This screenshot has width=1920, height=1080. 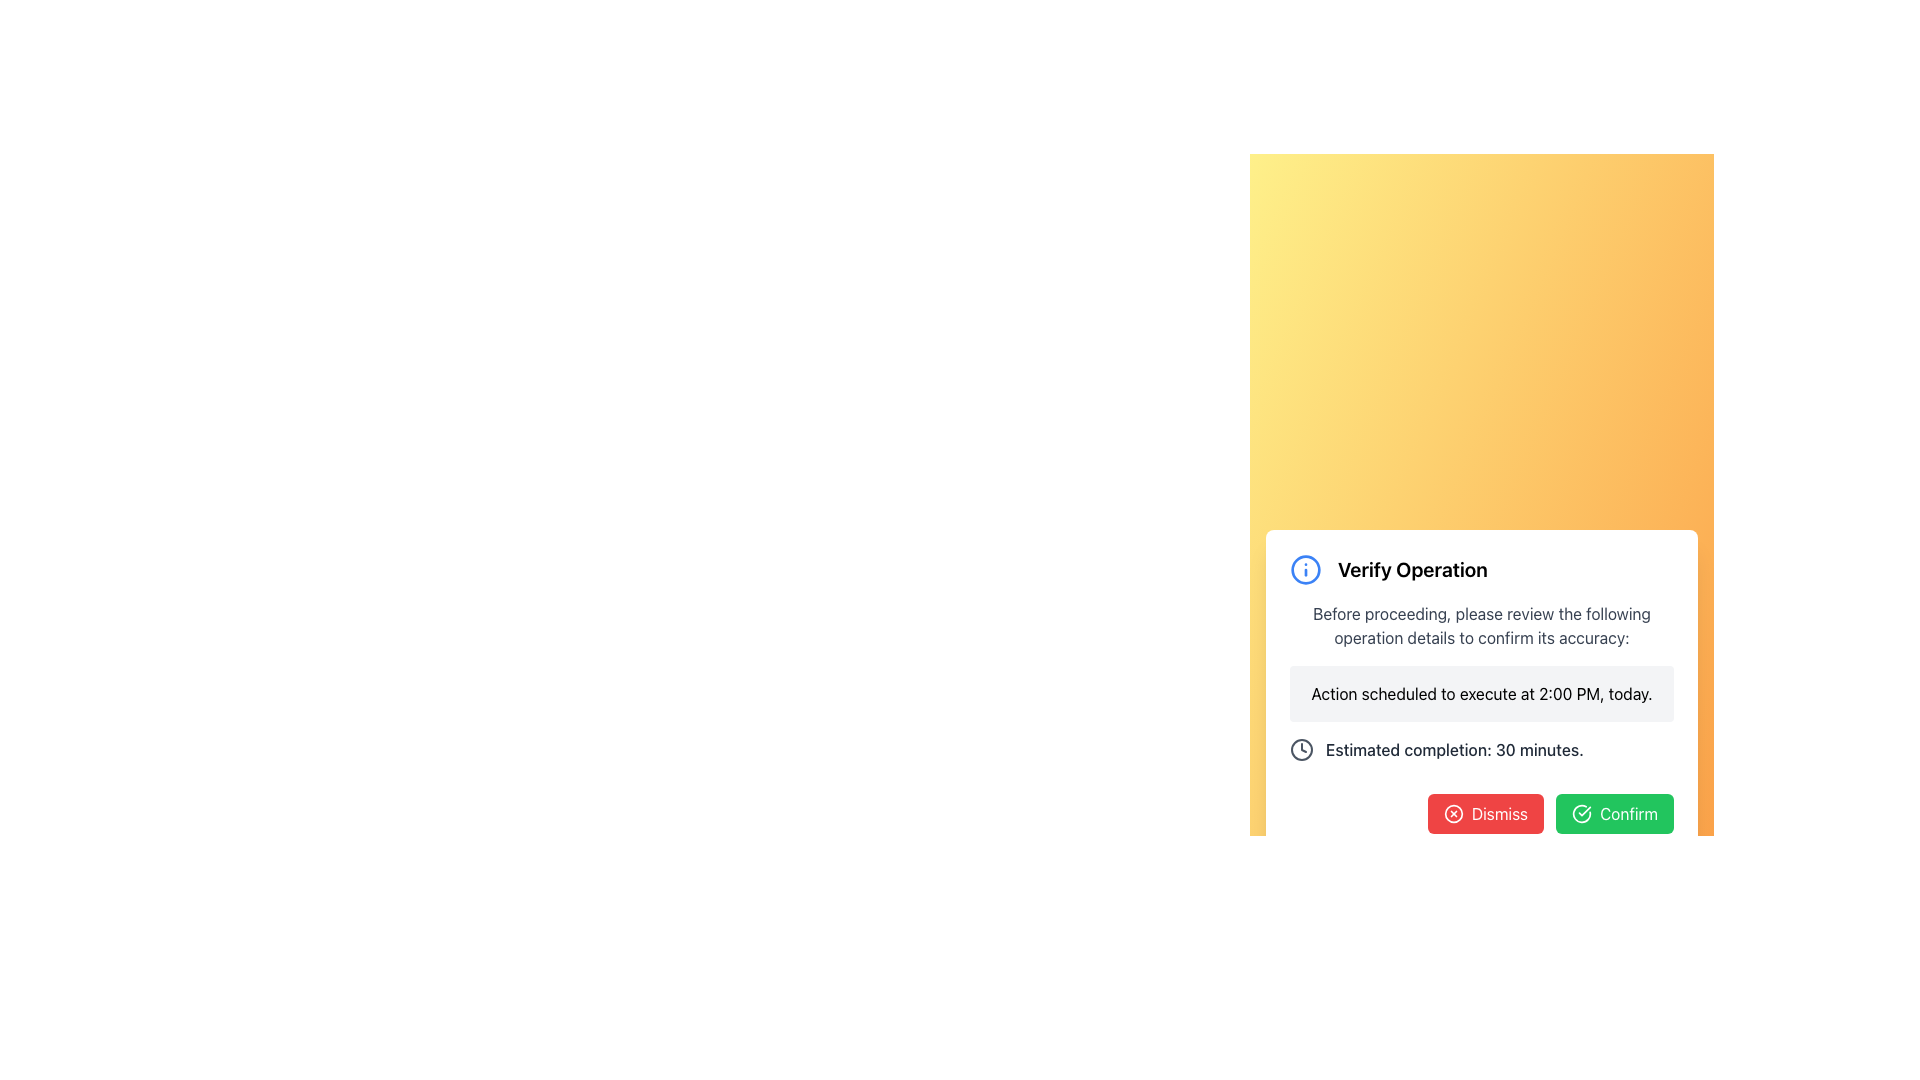 What do you see at coordinates (1453, 813) in the screenshot?
I see `the Decorative icon located at the leftmost part of the red 'Dismiss' button` at bounding box center [1453, 813].